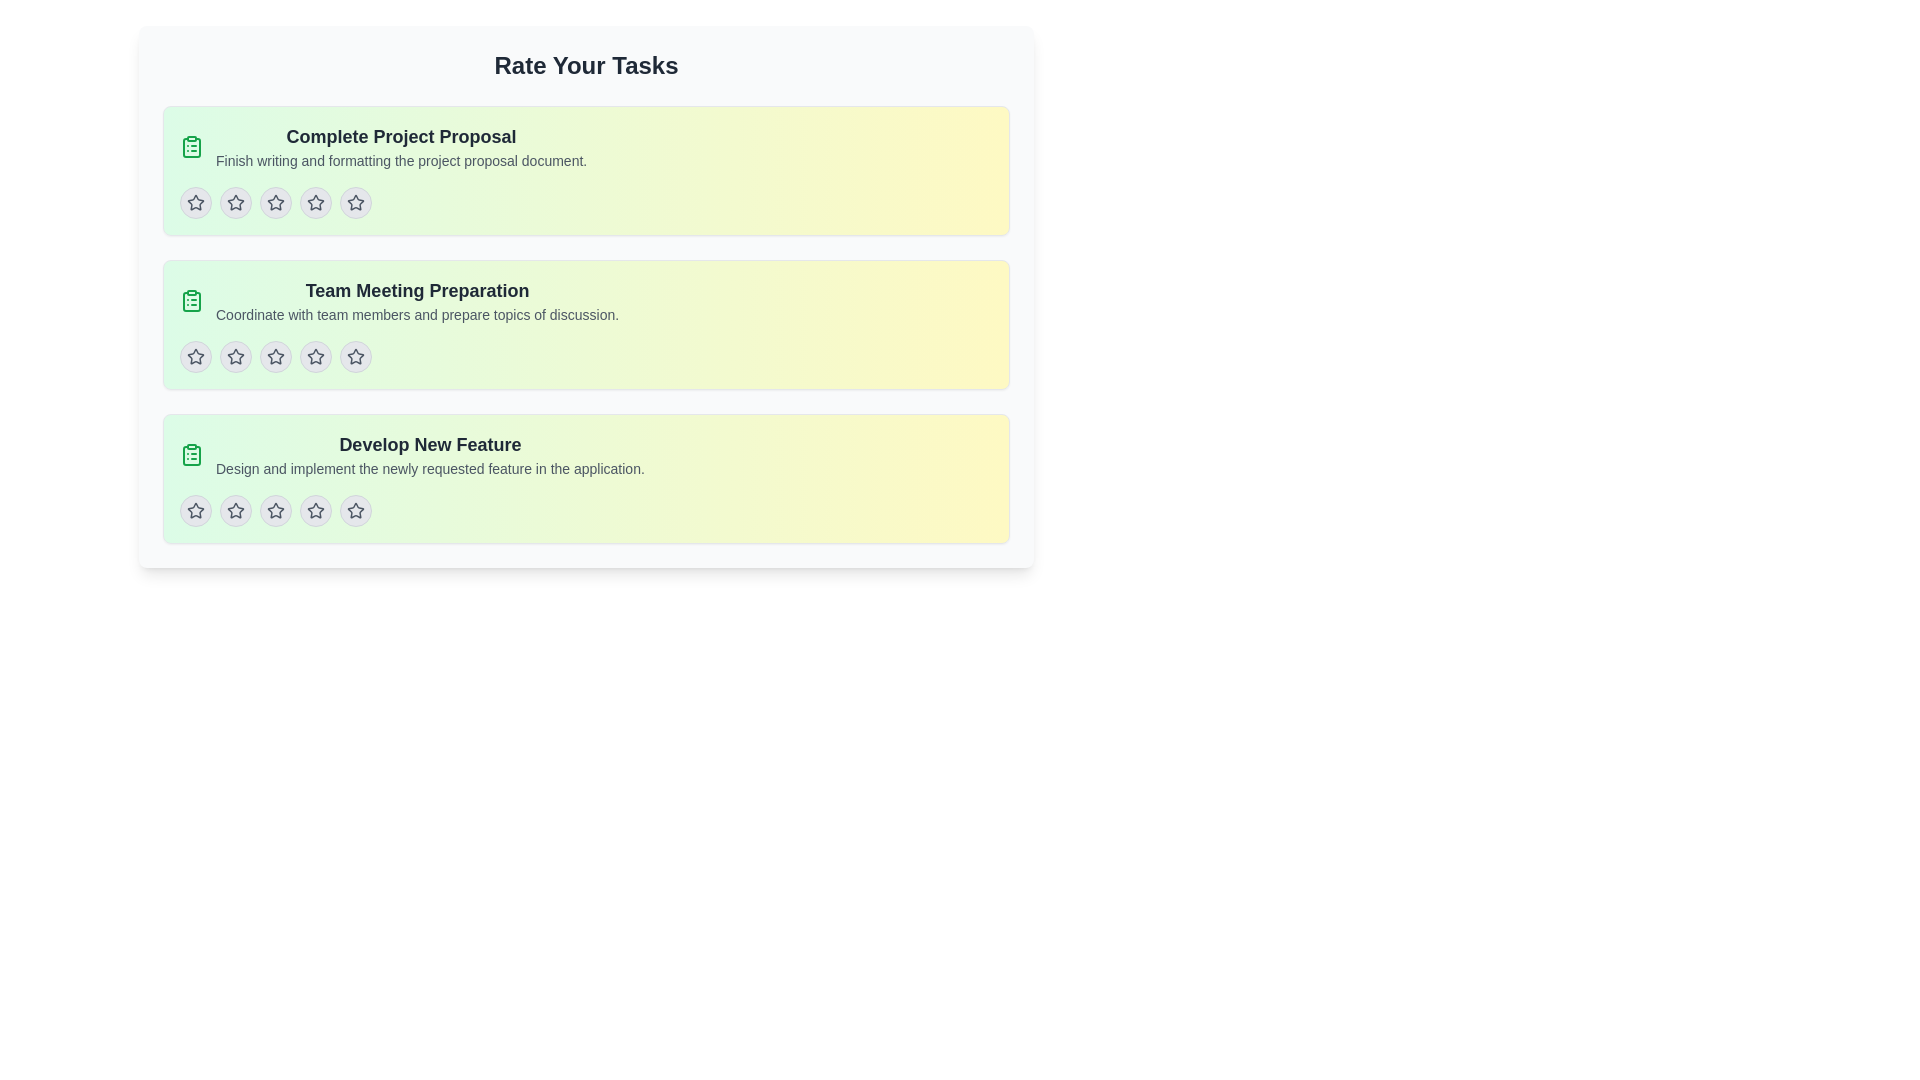 This screenshot has height=1080, width=1920. I want to click on the second star icon in the sequence of five rating stars within the 'Team Meeting Preparation' section, so click(274, 355).